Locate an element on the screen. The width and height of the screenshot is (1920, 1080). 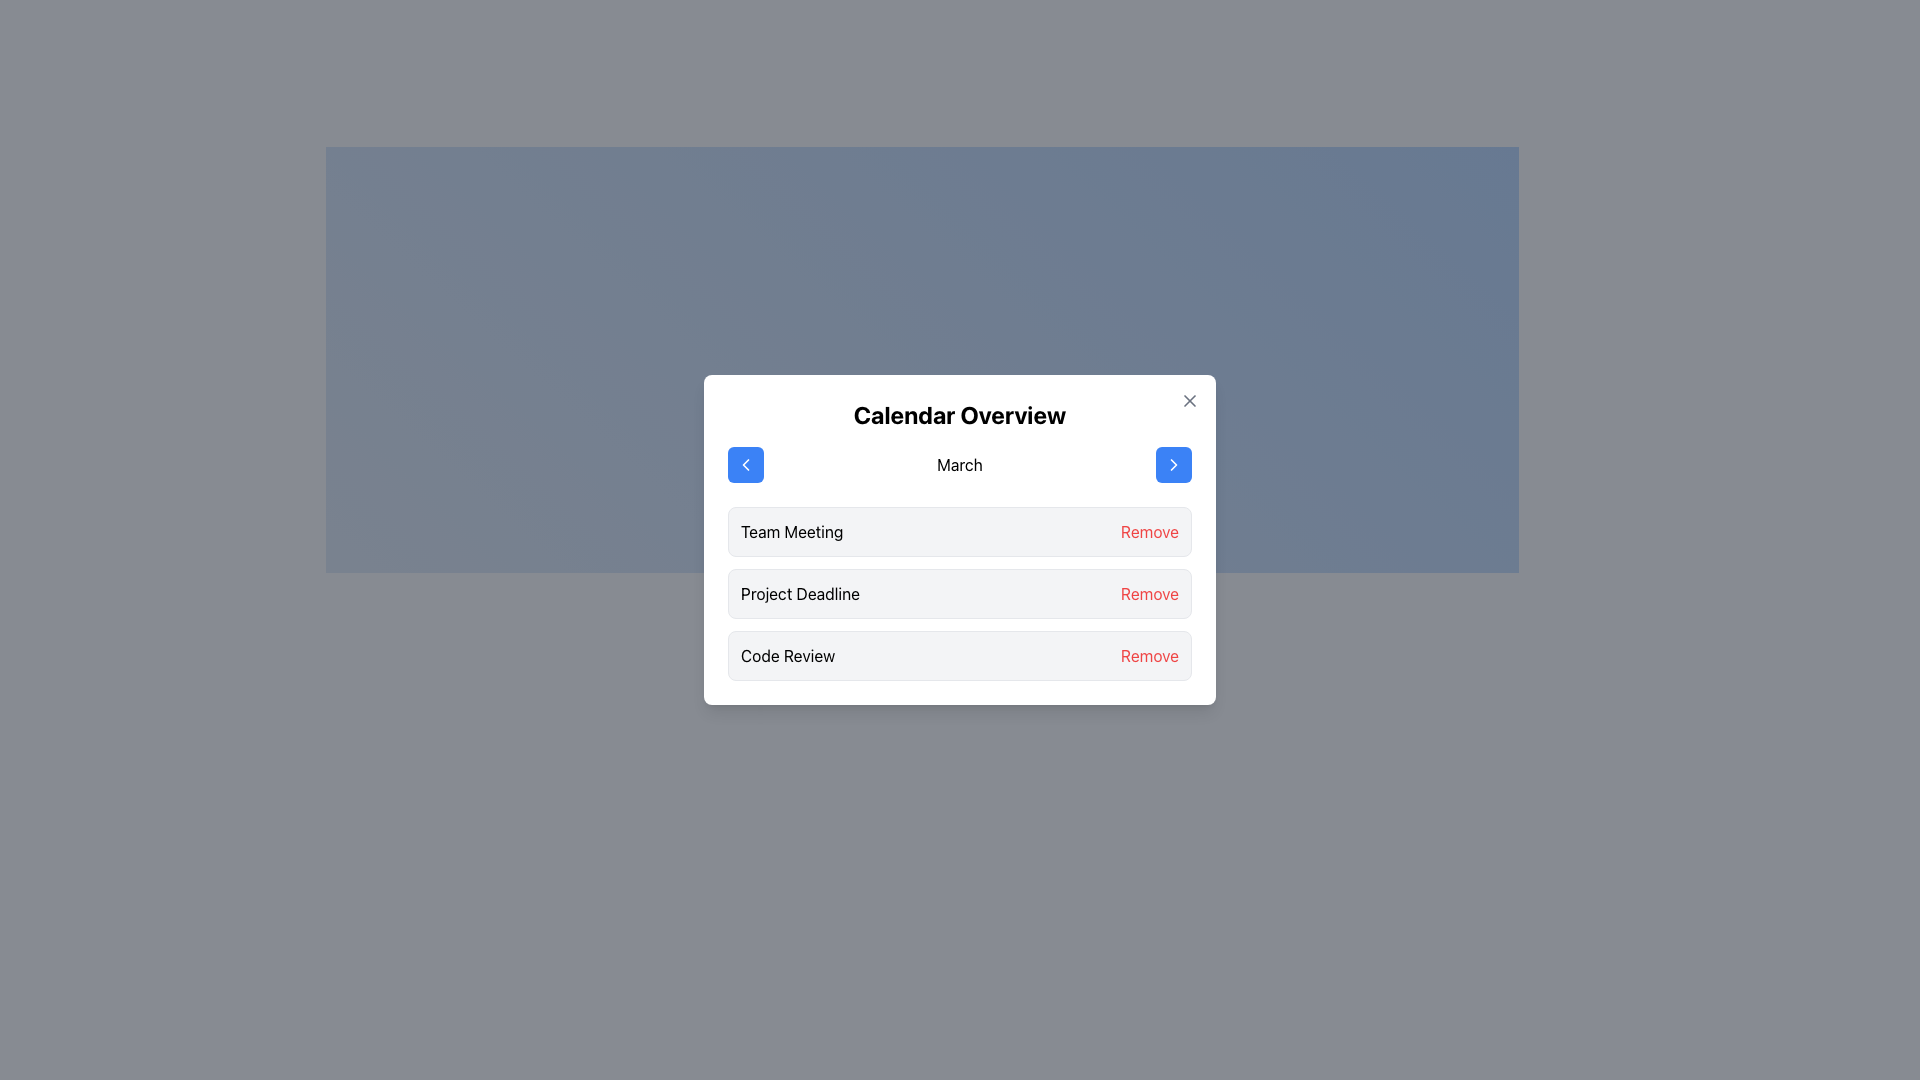
the blue circular button containing the chevron icon pointing to the left is located at coordinates (744, 465).